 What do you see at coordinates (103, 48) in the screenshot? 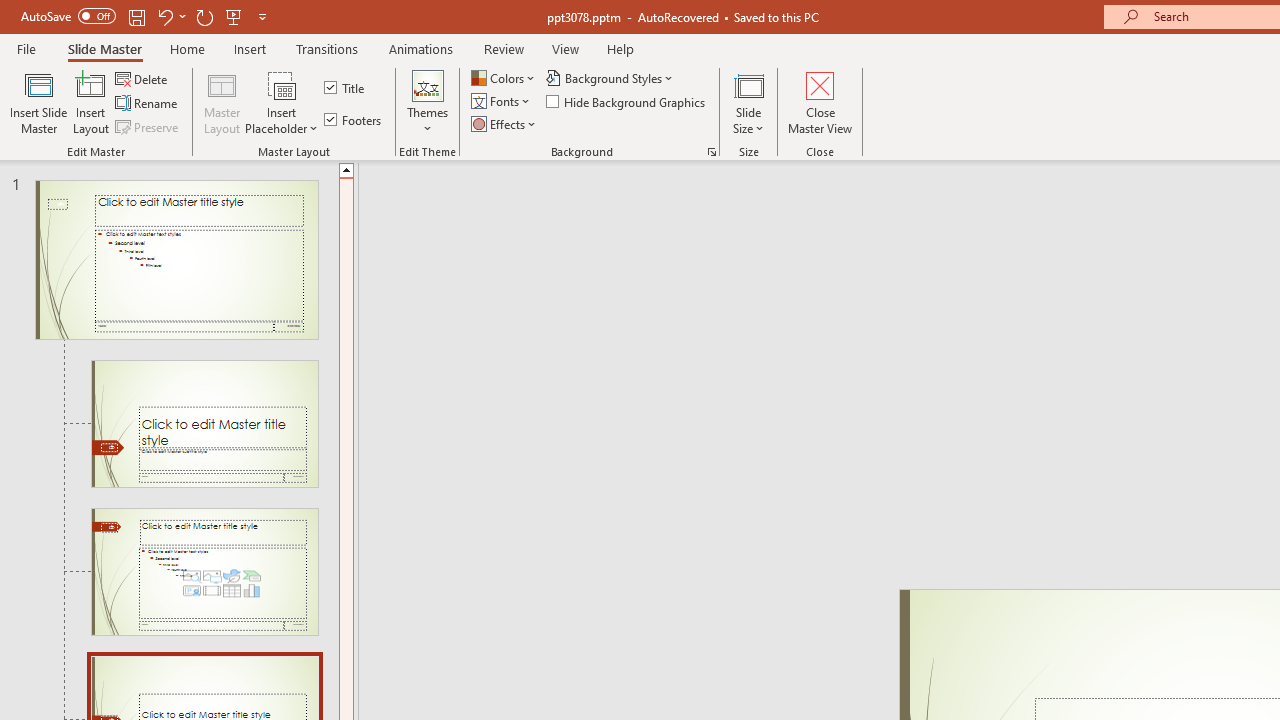
I see `'Slide Master'` at bounding box center [103, 48].